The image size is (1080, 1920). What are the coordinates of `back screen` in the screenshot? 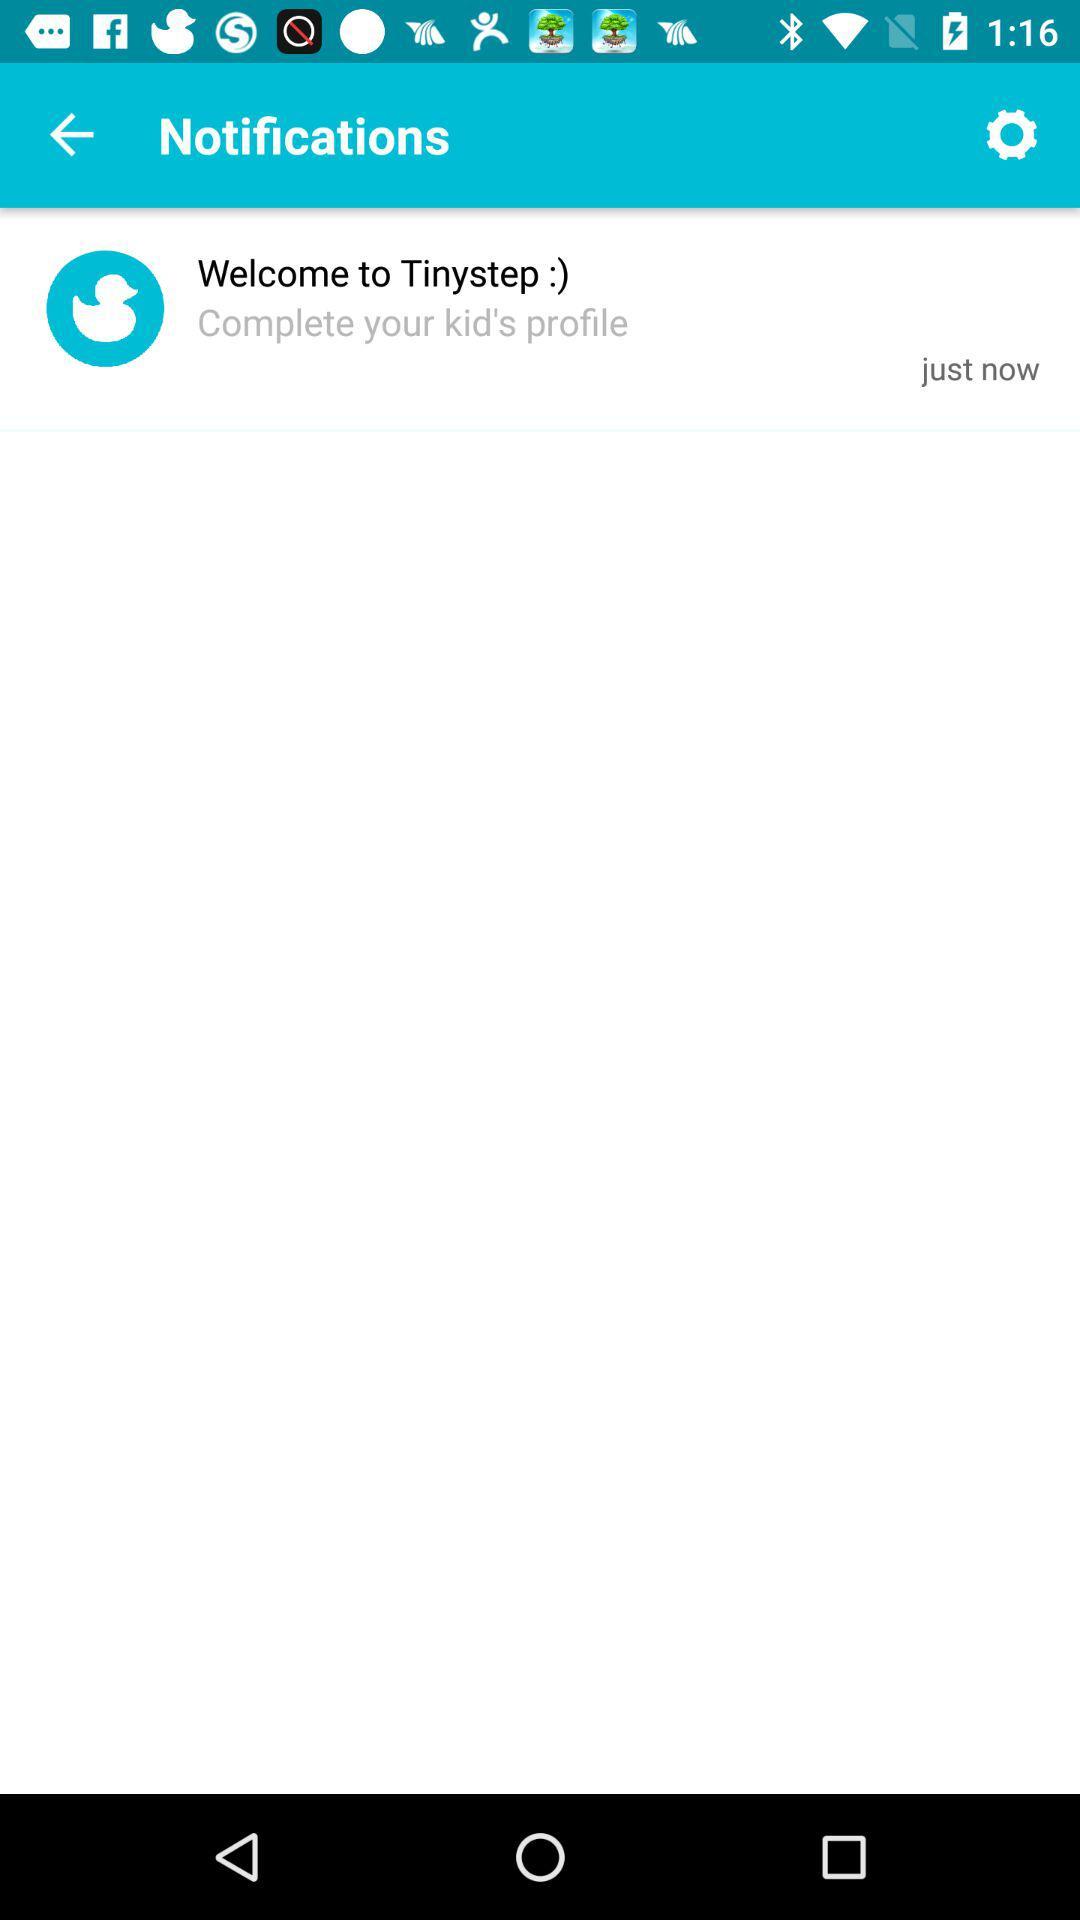 It's located at (71, 134).